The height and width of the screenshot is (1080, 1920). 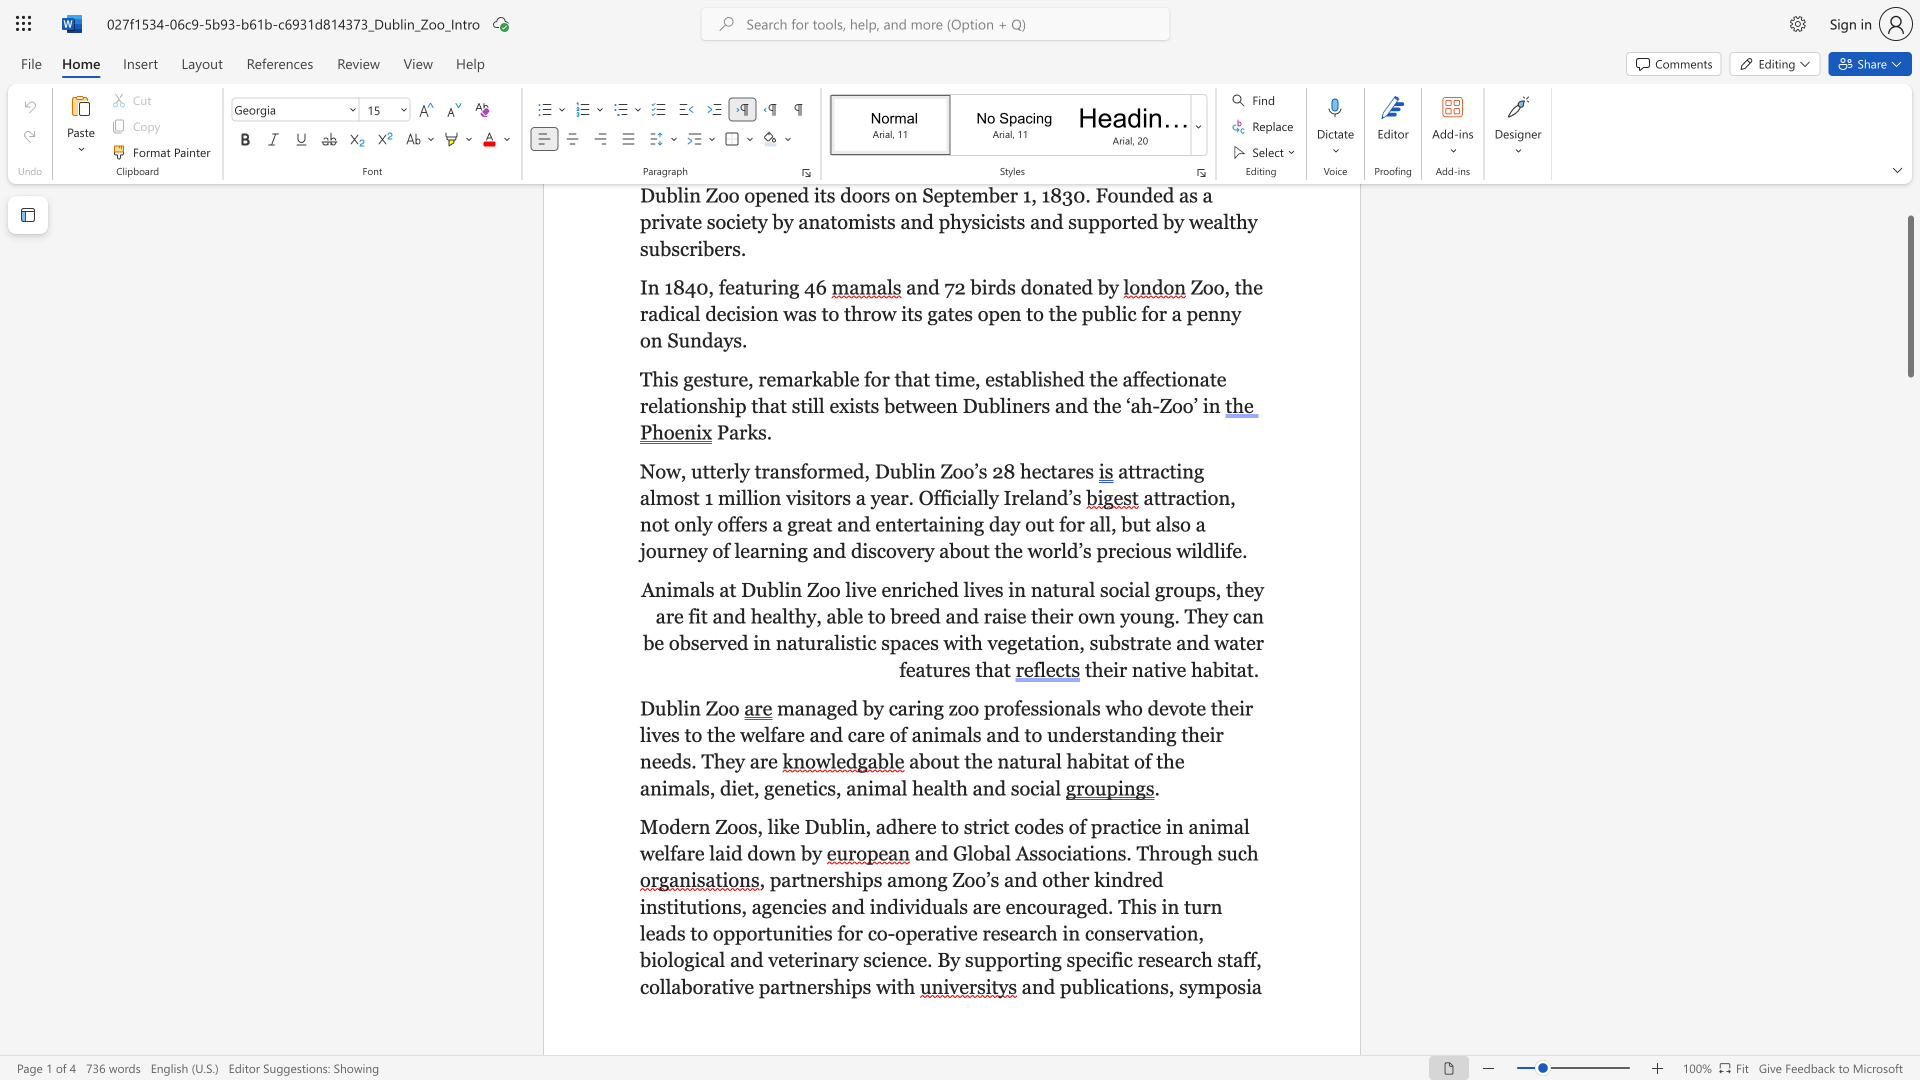 I want to click on the subset text "por" within the text "Dublin Zoo opened its doors on September 1, 1830. Founded as a private society by anatomists and physicists and supported by wealthy subscribers.", so click(x=1098, y=222).